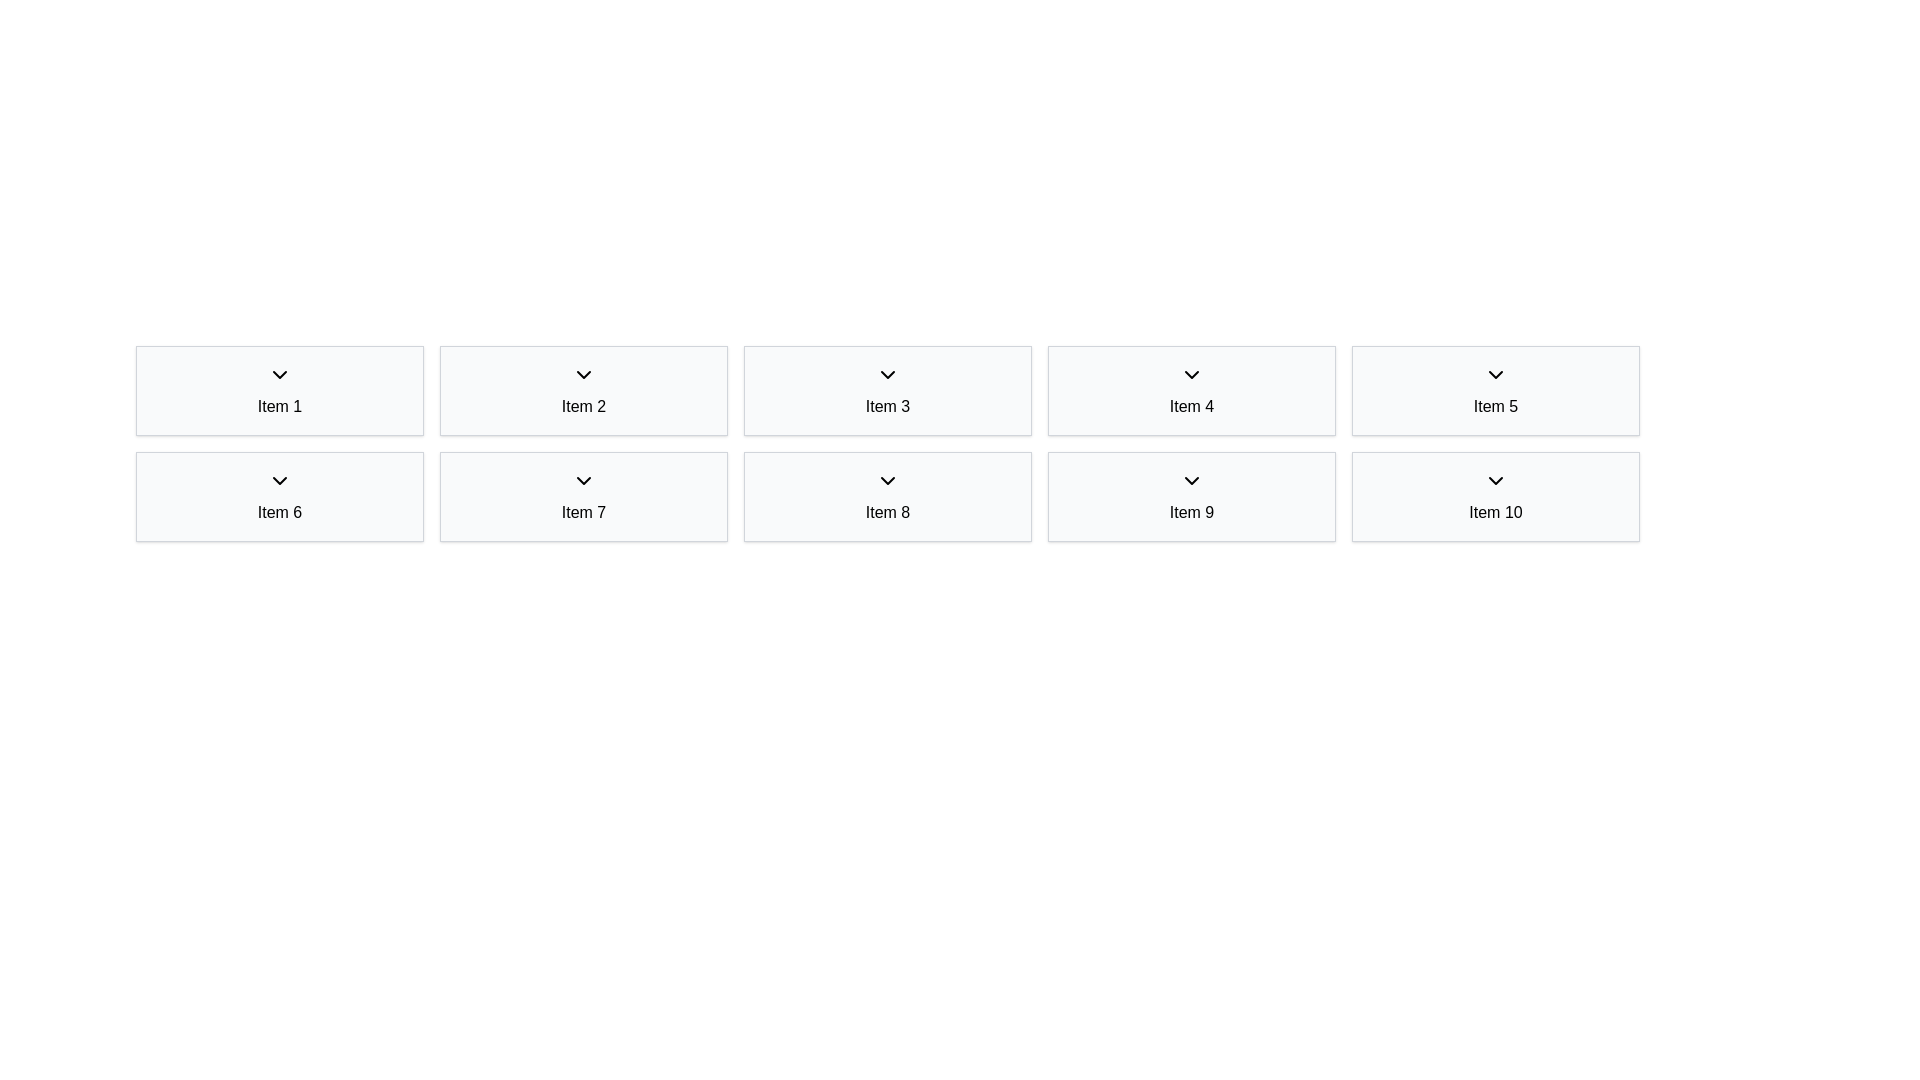 The image size is (1920, 1080). I want to click on the ninth grid item located in the second row and fourth column of the grid layout, so click(1191, 496).